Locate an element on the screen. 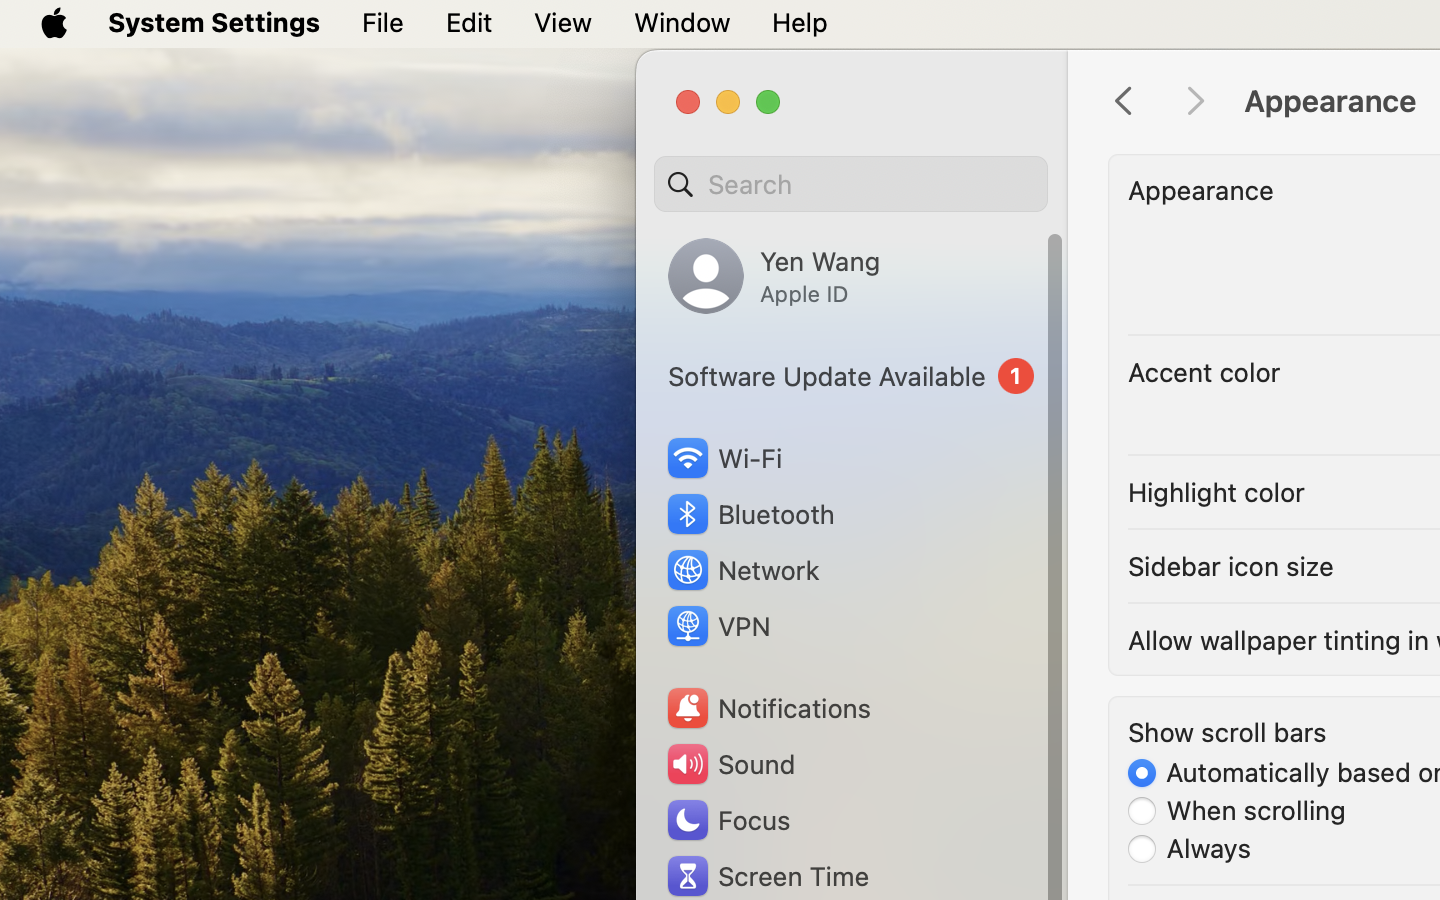 This screenshot has height=900, width=1440. 'Sidebar icon size' is located at coordinates (1230, 566).